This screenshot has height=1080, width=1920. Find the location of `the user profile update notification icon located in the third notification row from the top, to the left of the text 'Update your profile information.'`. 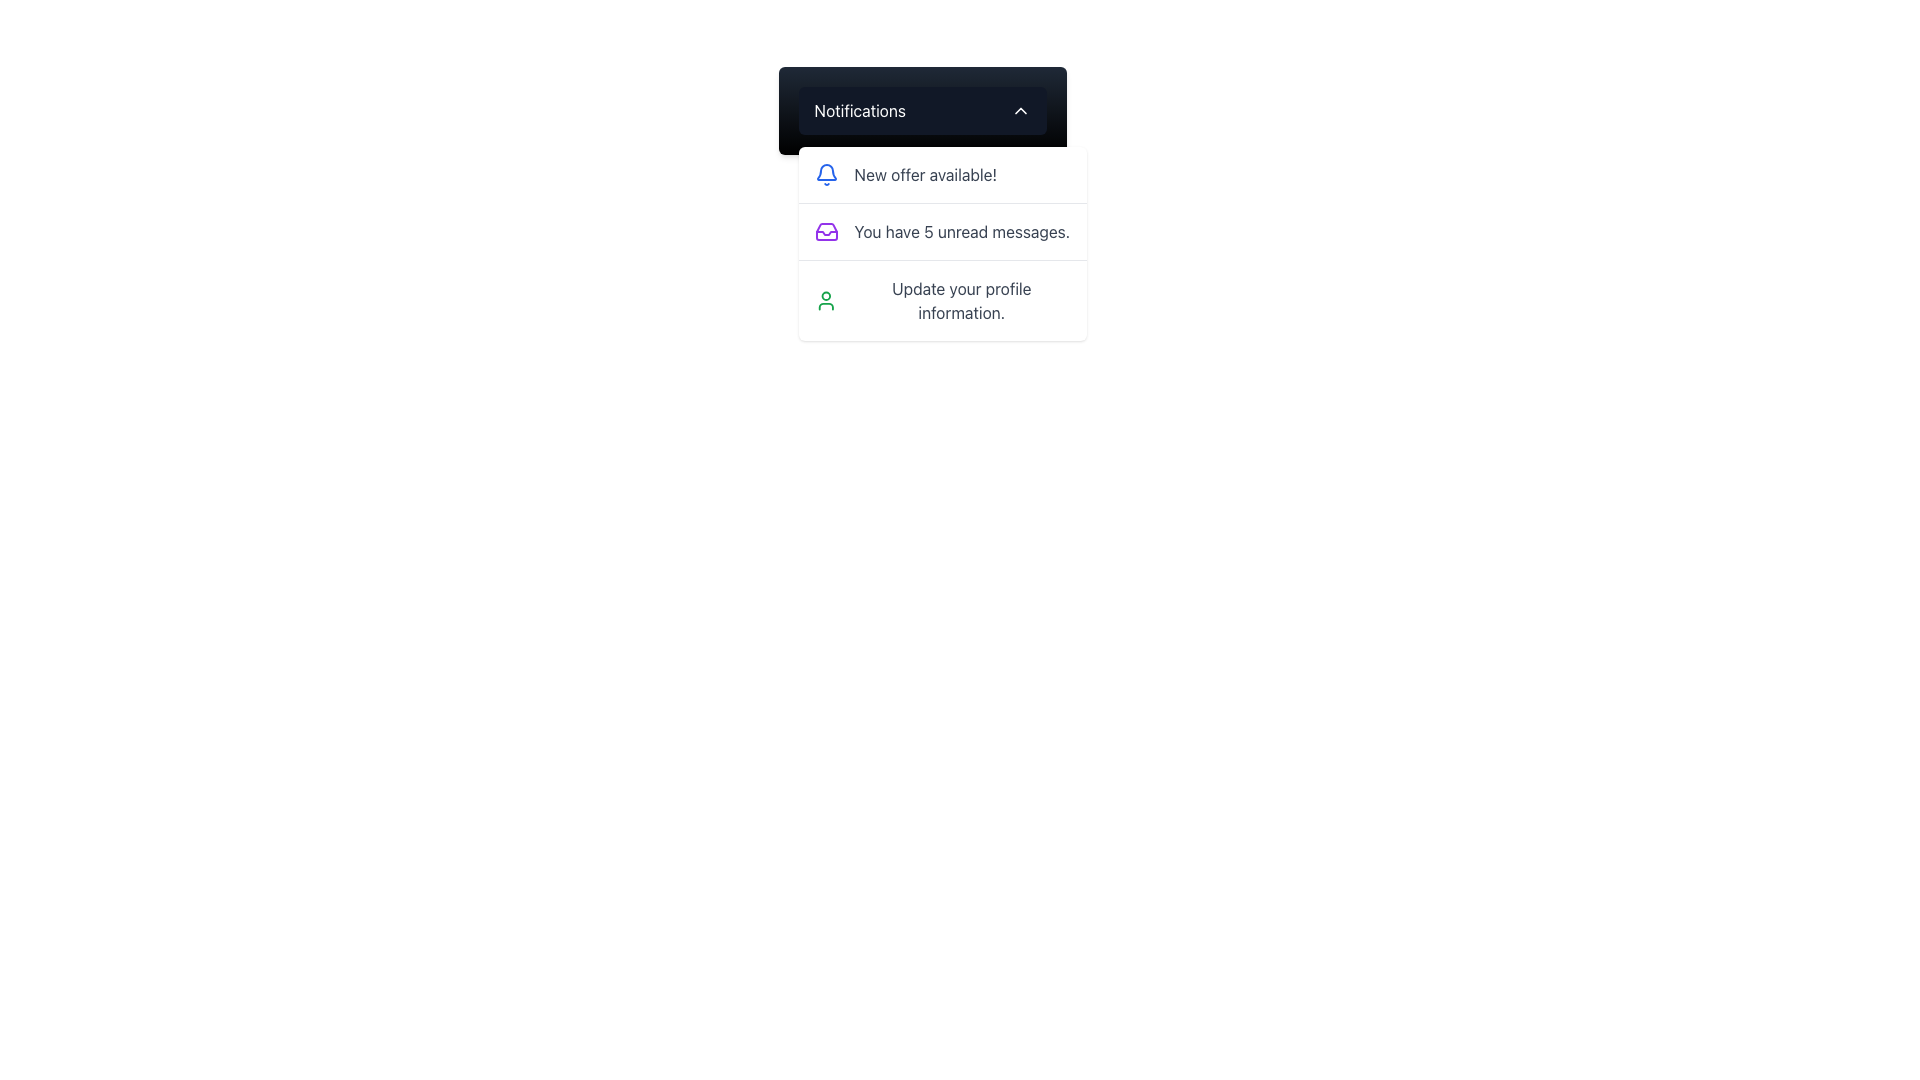

the user profile update notification icon located in the third notification row from the top, to the left of the text 'Update your profile information.' is located at coordinates (825, 300).